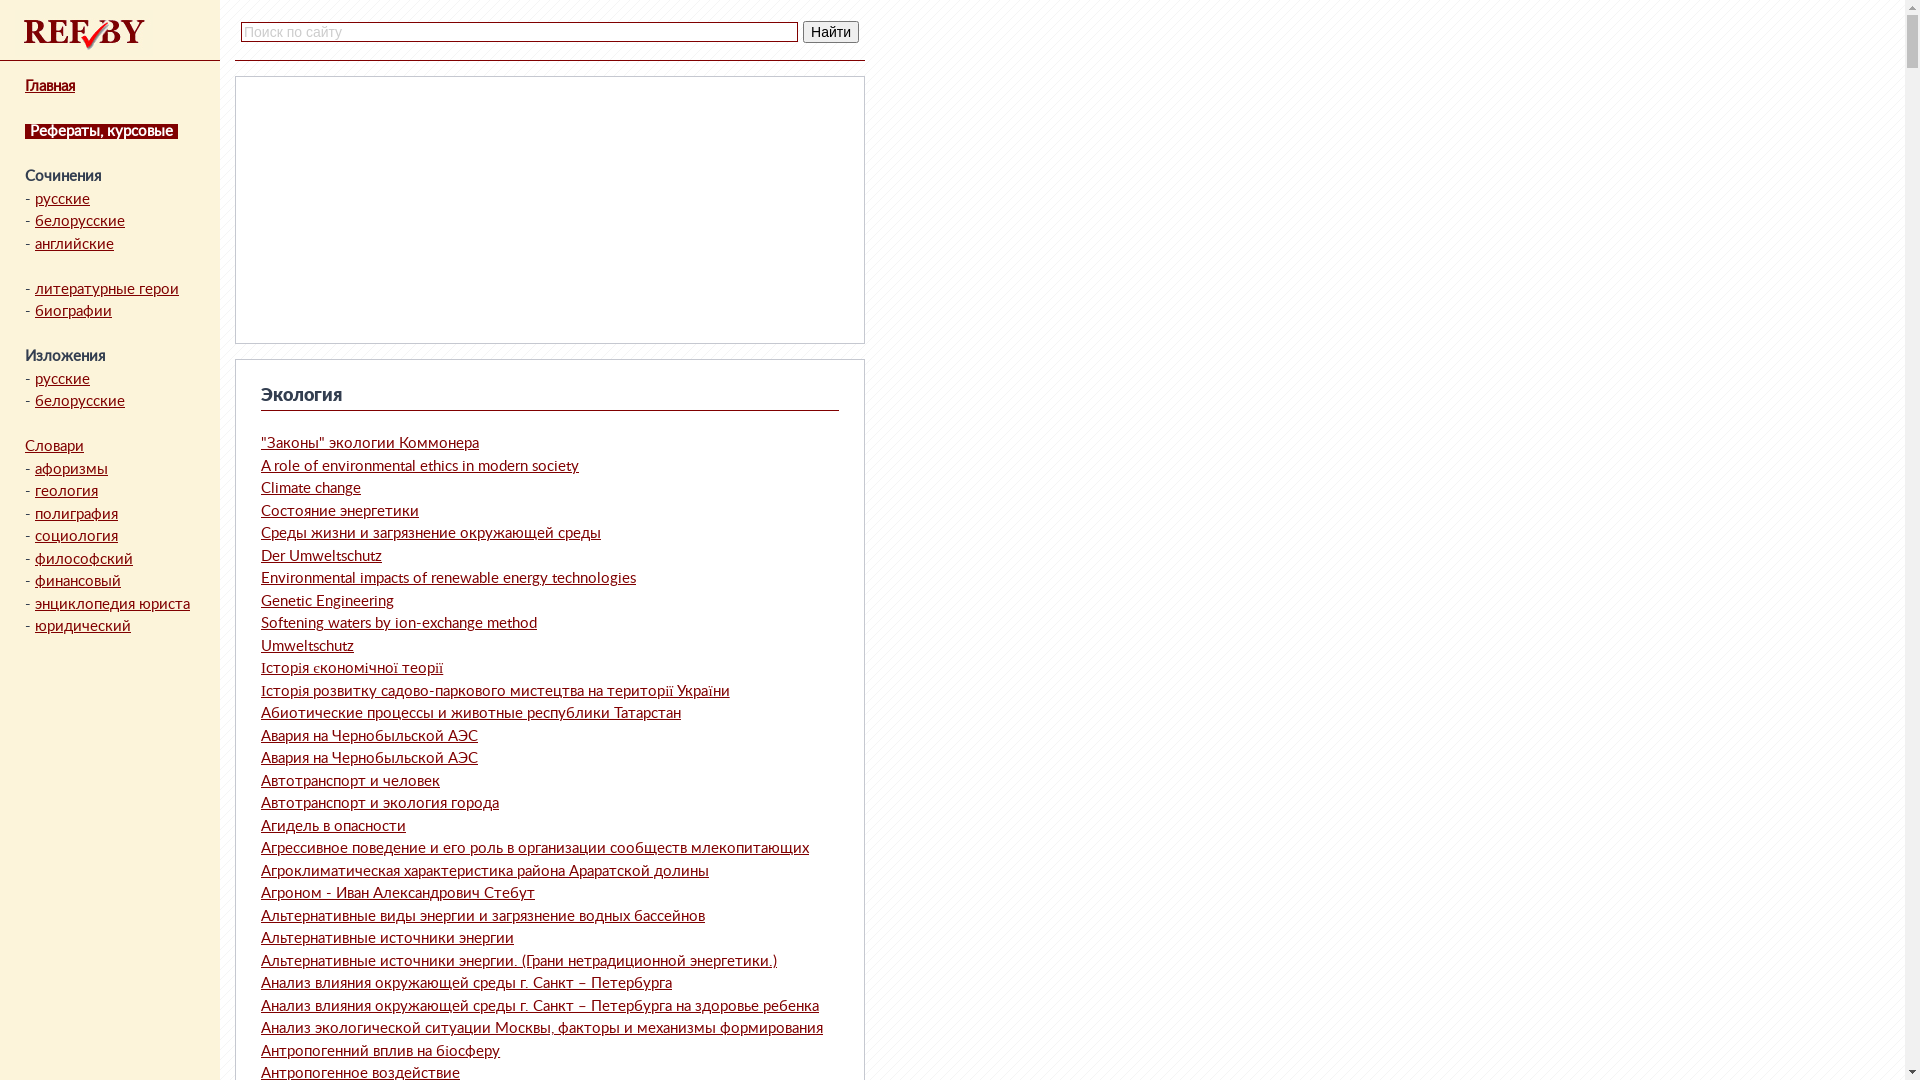 This screenshot has width=1920, height=1080. I want to click on 'Softening waters by ion-exchange method', so click(259, 622).